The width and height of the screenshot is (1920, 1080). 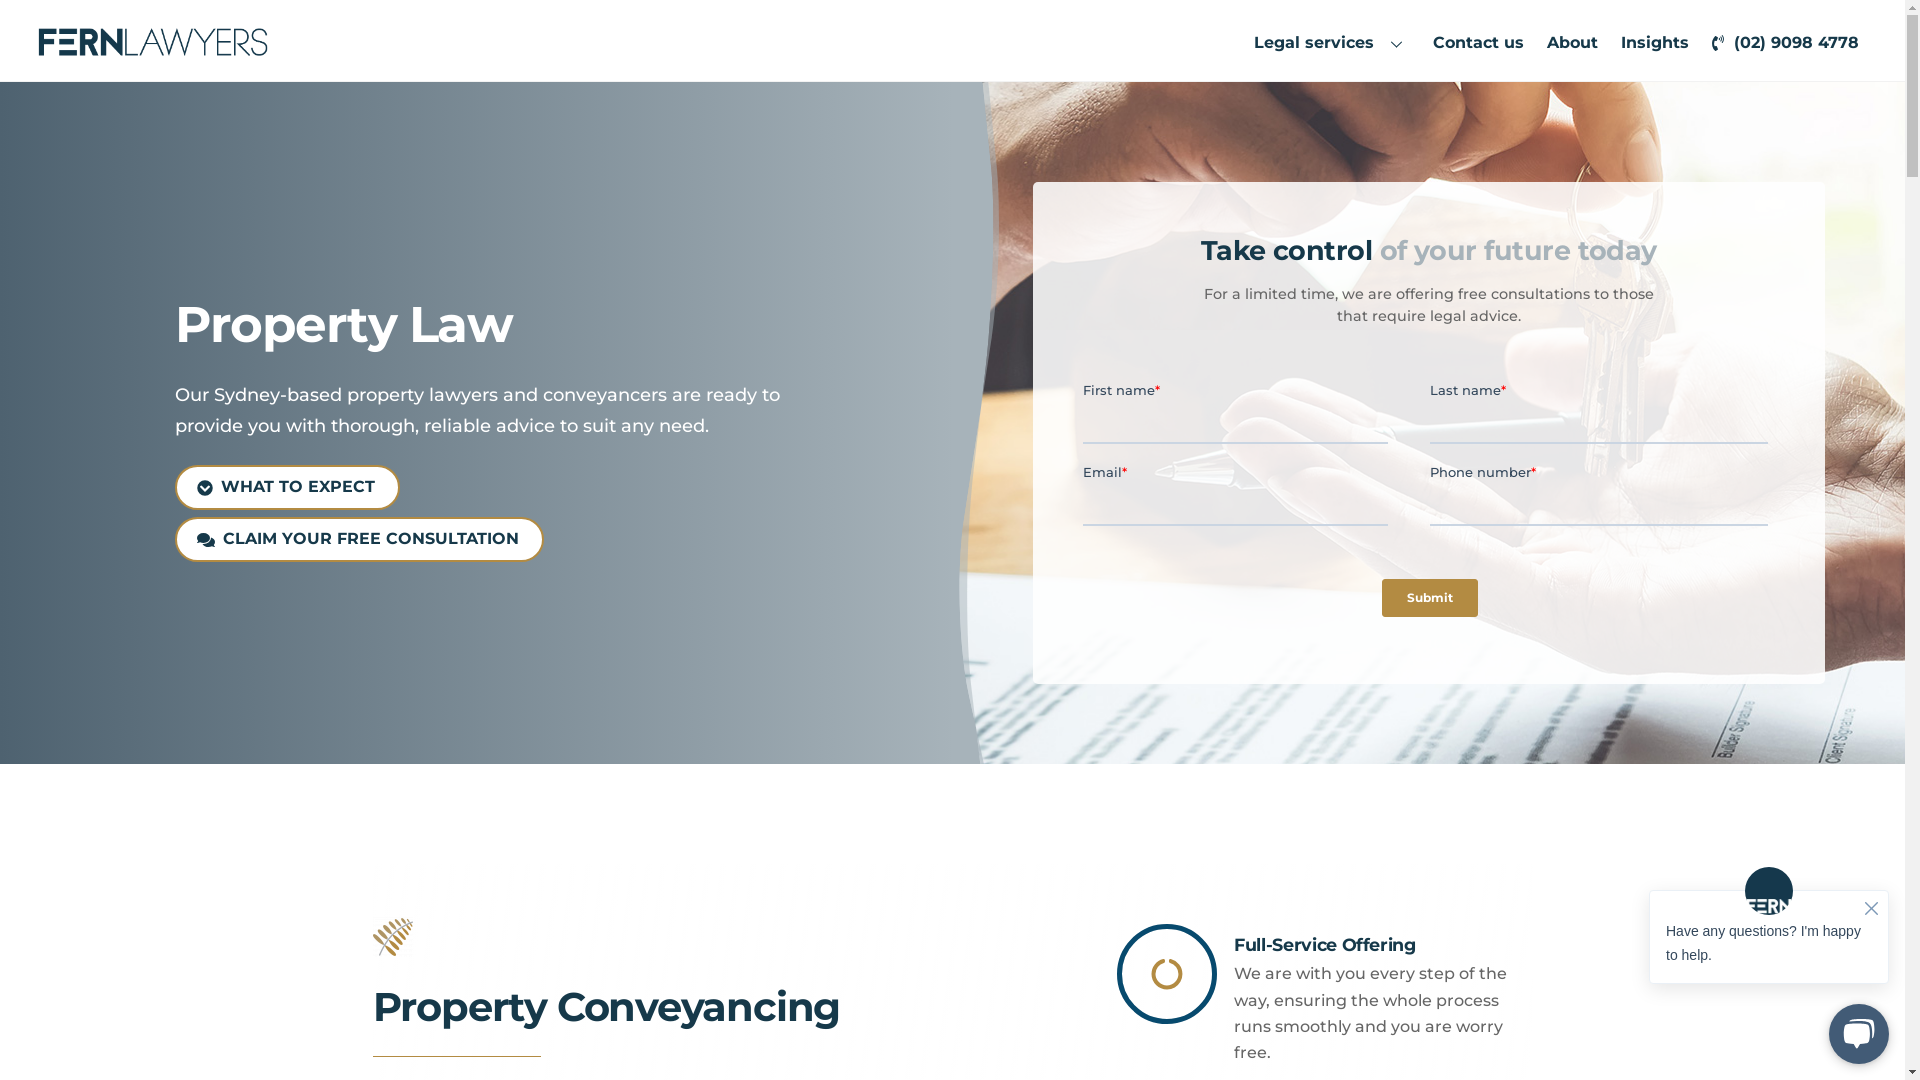 What do you see at coordinates (1332, 42) in the screenshot?
I see `'Legal services'` at bounding box center [1332, 42].